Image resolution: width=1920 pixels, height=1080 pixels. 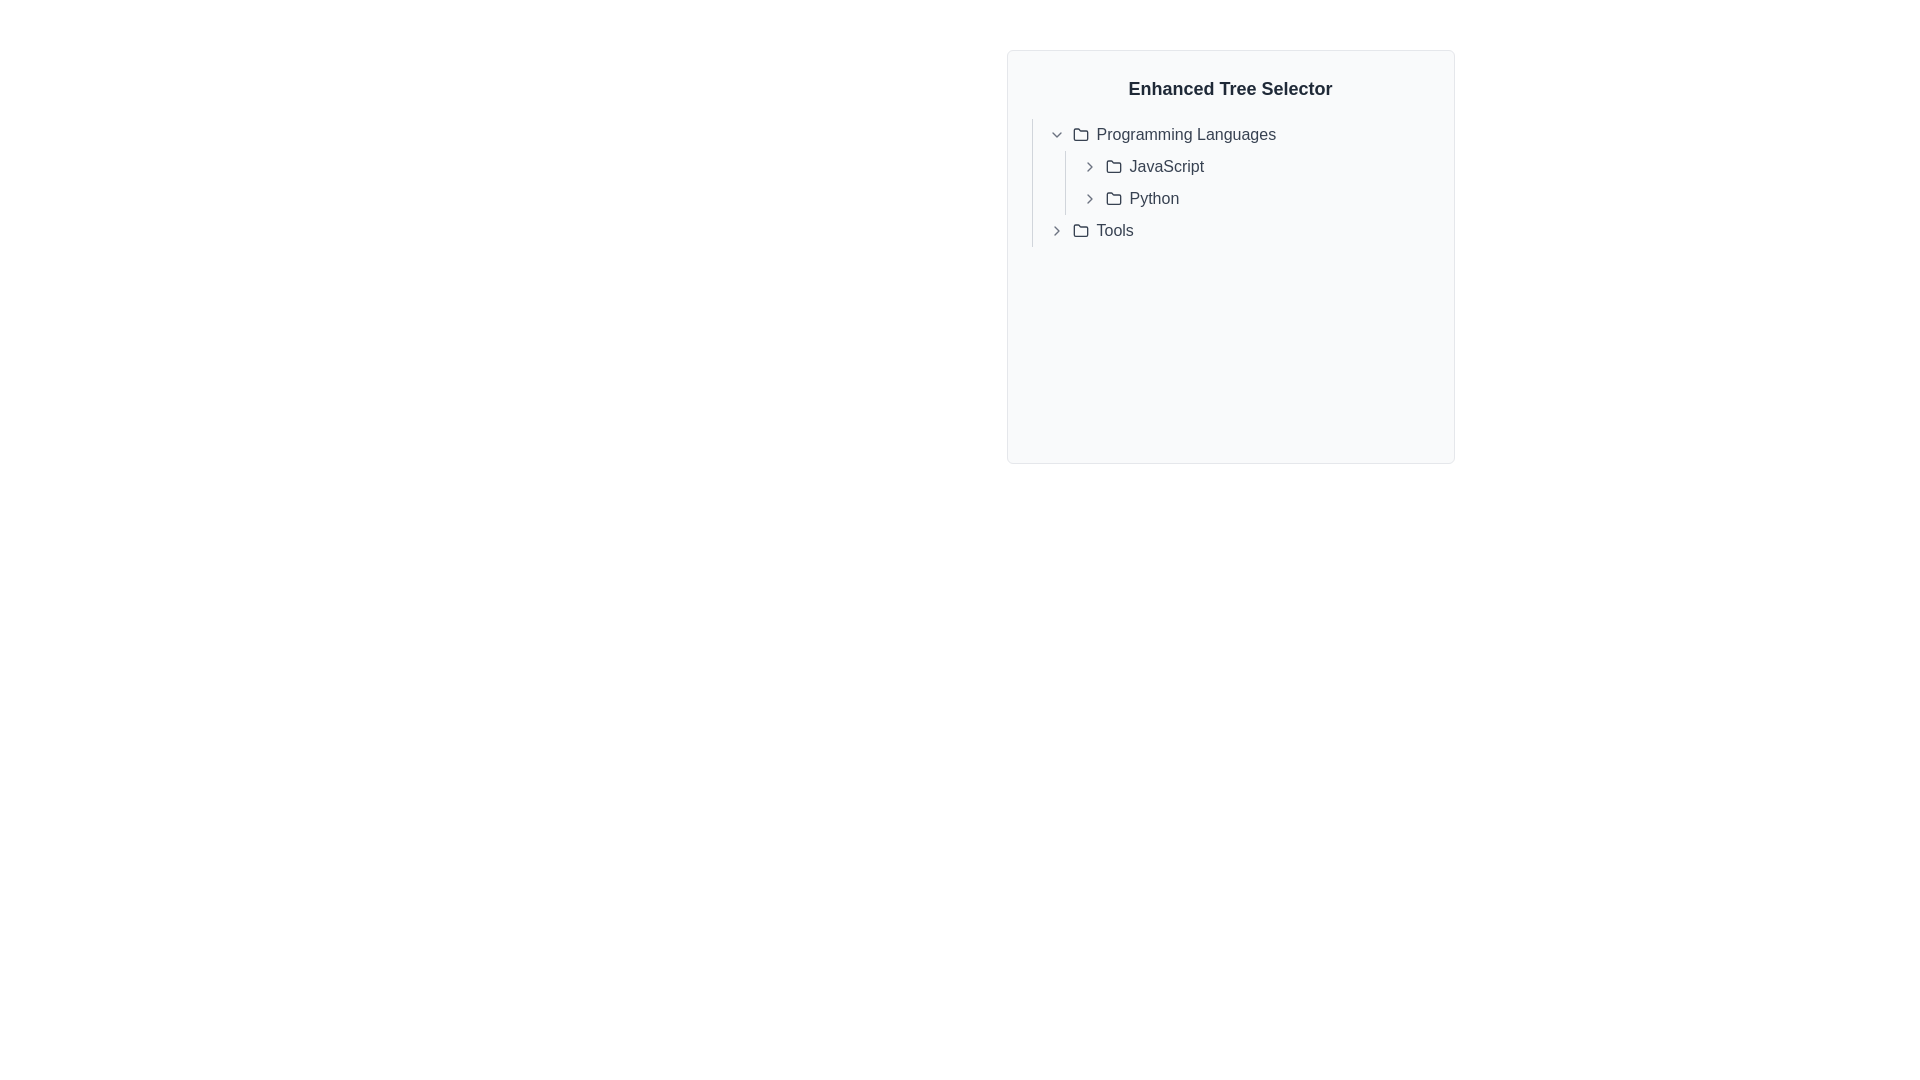 What do you see at coordinates (1055, 230) in the screenshot?
I see `the right-pointing chevron icon button` at bounding box center [1055, 230].